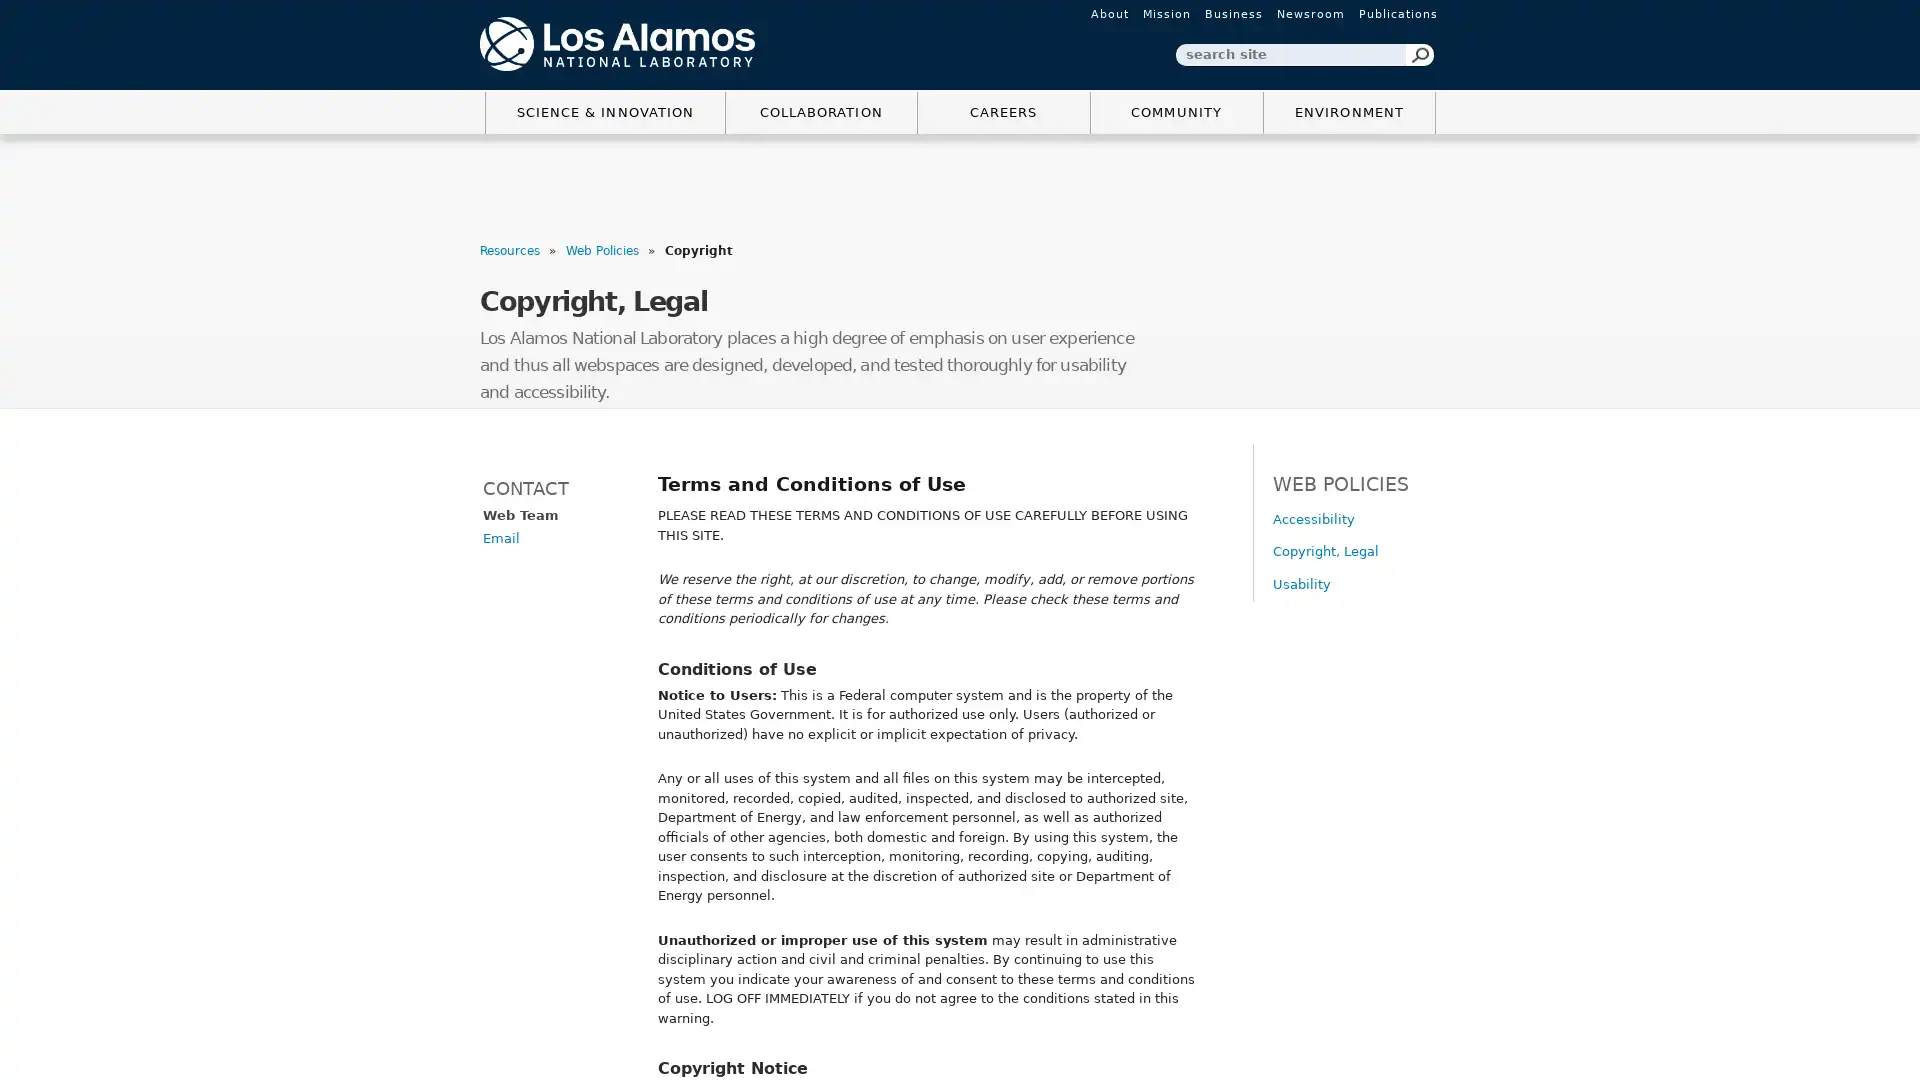 This screenshot has width=1920, height=1080. What do you see at coordinates (1419, 53) in the screenshot?
I see `Search Button` at bounding box center [1419, 53].